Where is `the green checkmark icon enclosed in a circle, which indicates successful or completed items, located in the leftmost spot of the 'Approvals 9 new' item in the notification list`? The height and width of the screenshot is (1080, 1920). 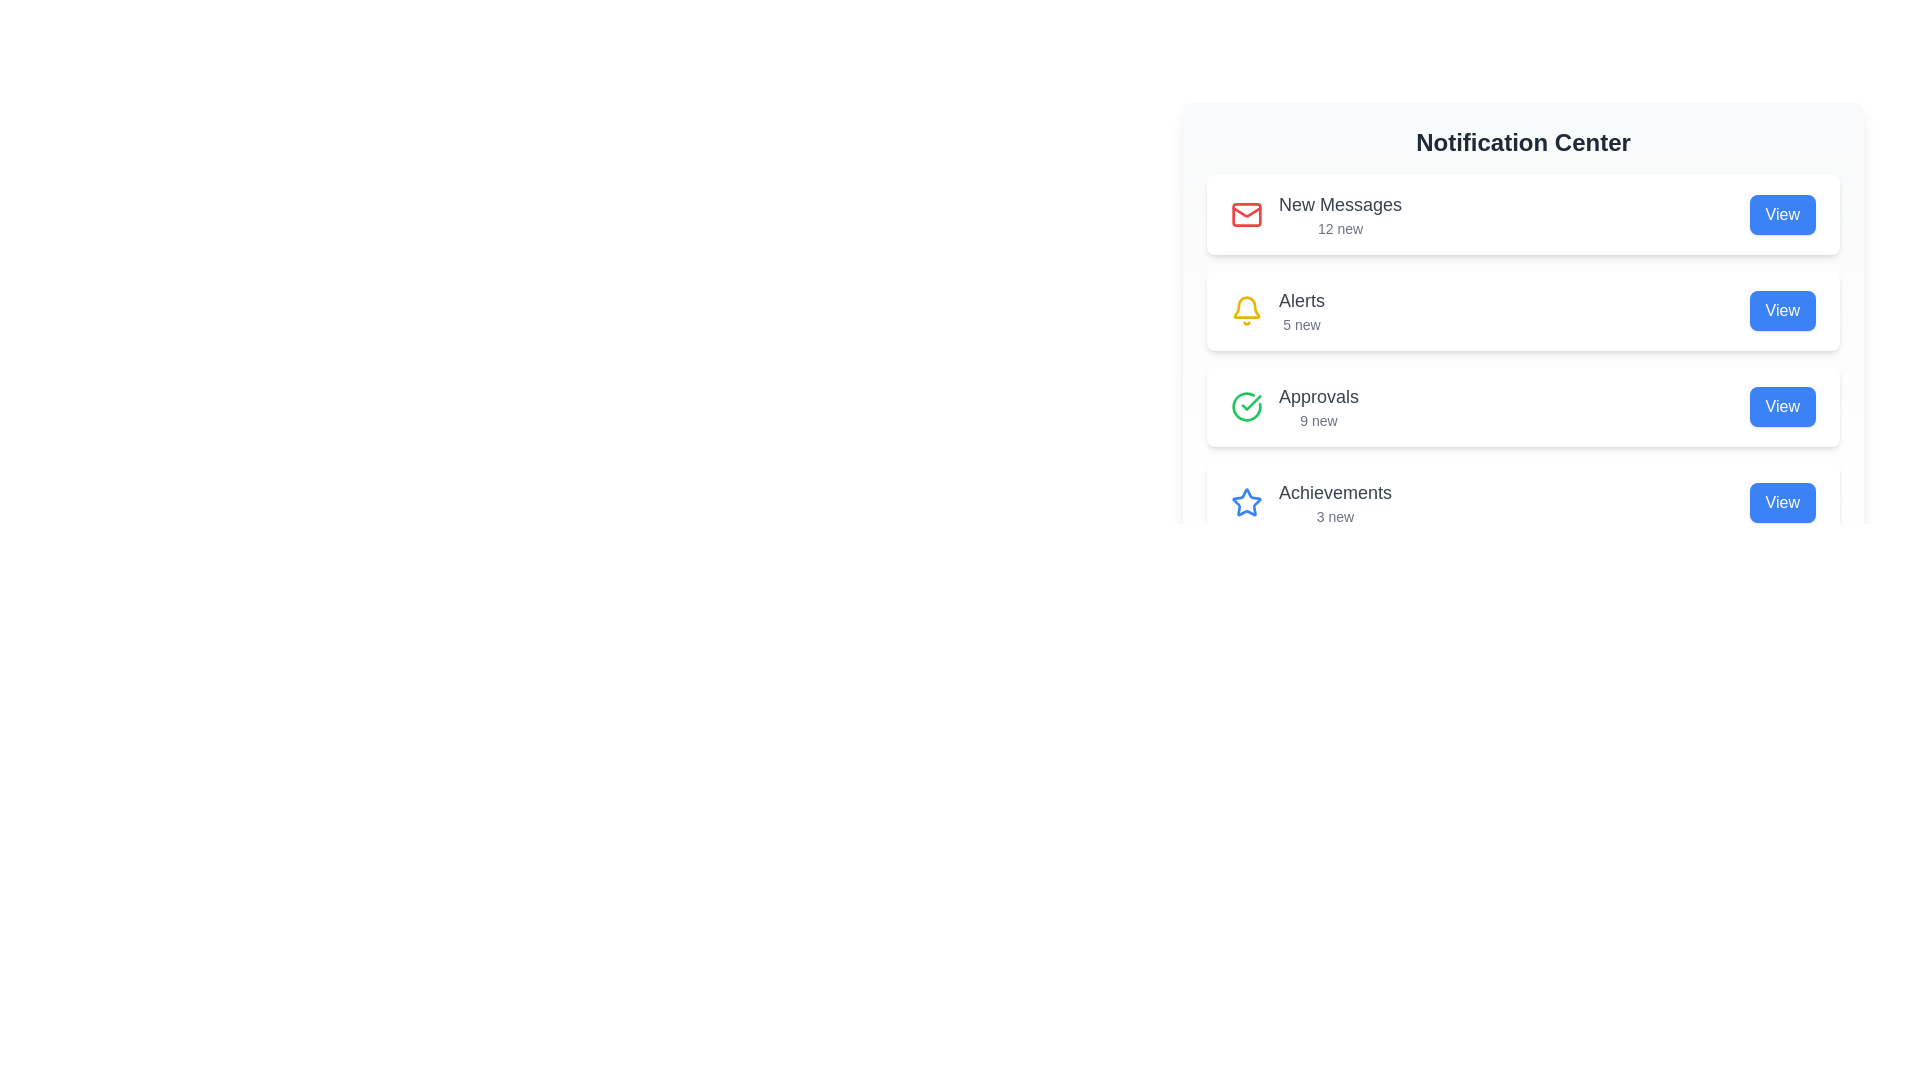 the green checkmark icon enclosed in a circle, which indicates successful or completed items, located in the leftmost spot of the 'Approvals 9 new' item in the notification list is located at coordinates (1246, 406).